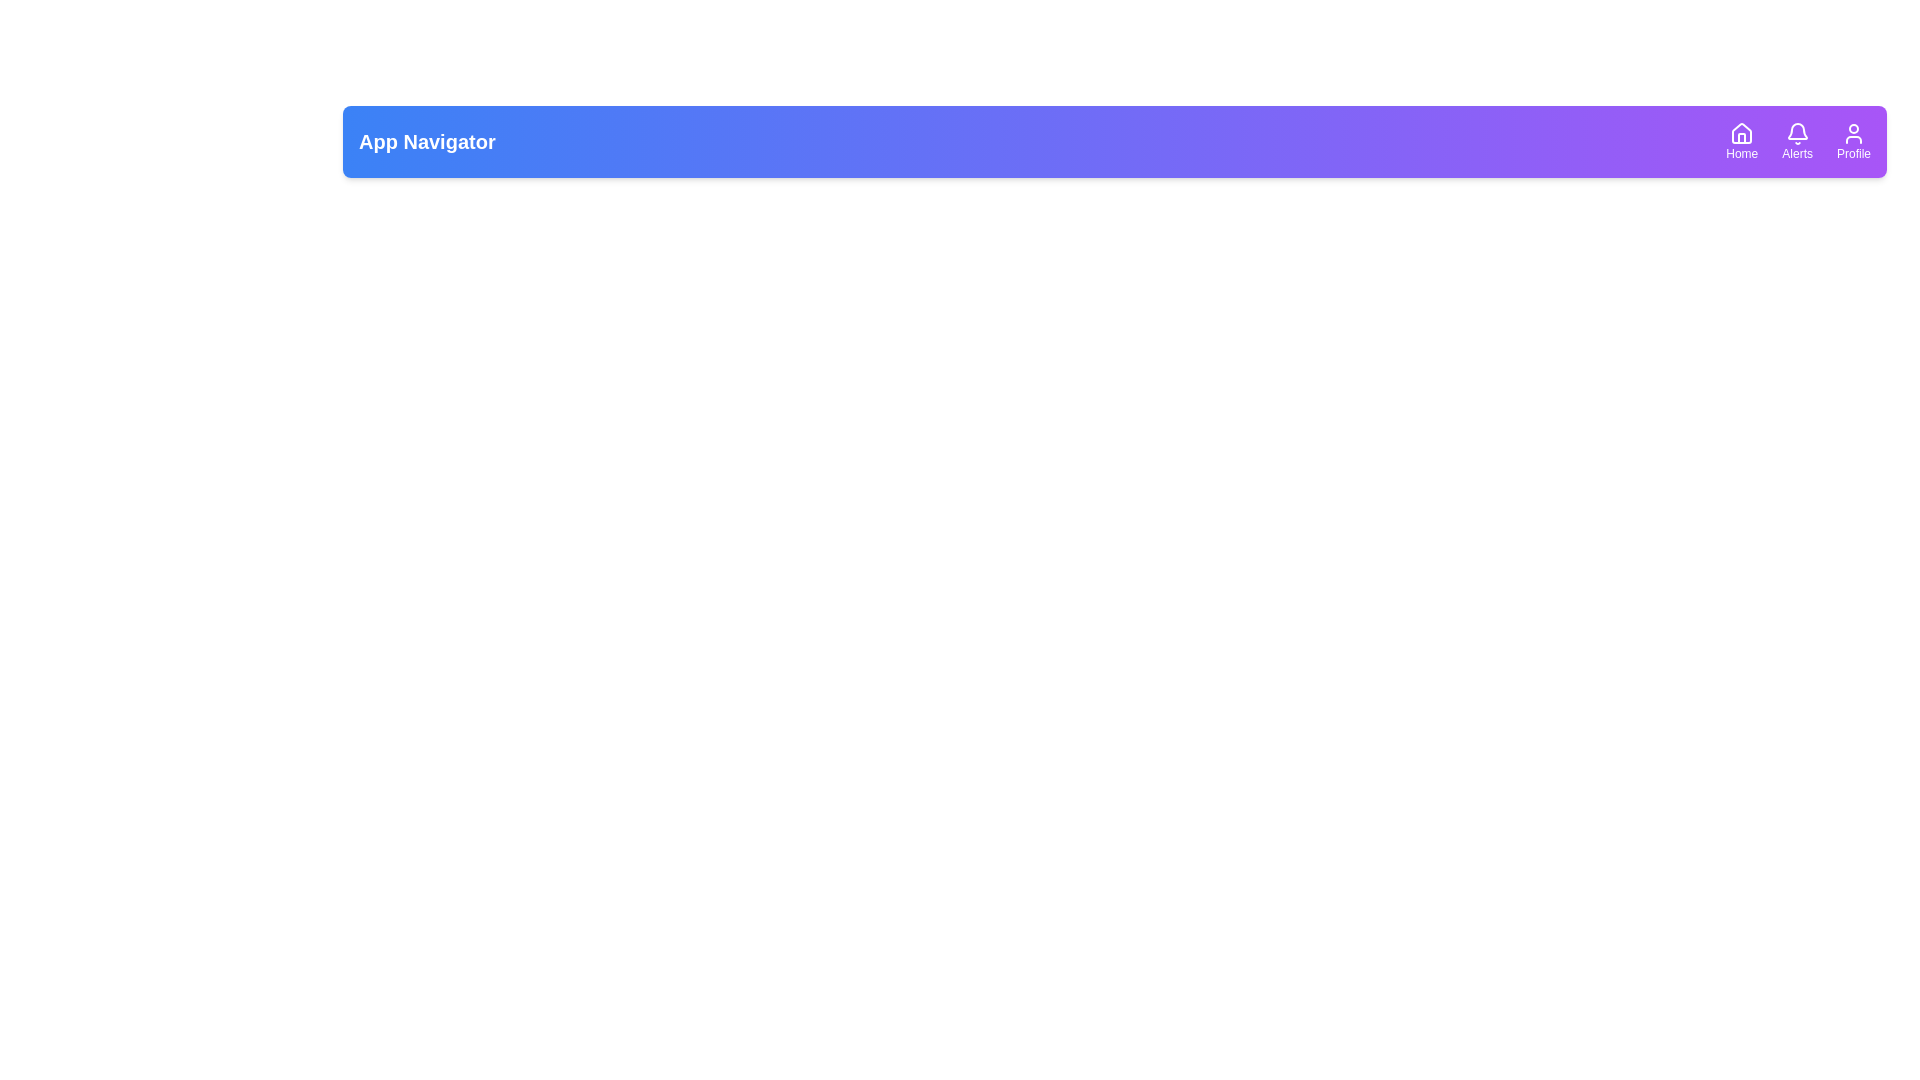 The image size is (1920, 1080). Describe the element at coordinates (1797, 134) in the screenshot. I see `the bell icon displayed in white color with a rounded outline, located within the purple background of the 'Alerts' navigation bar at the top-right corner of the interface` at that location.